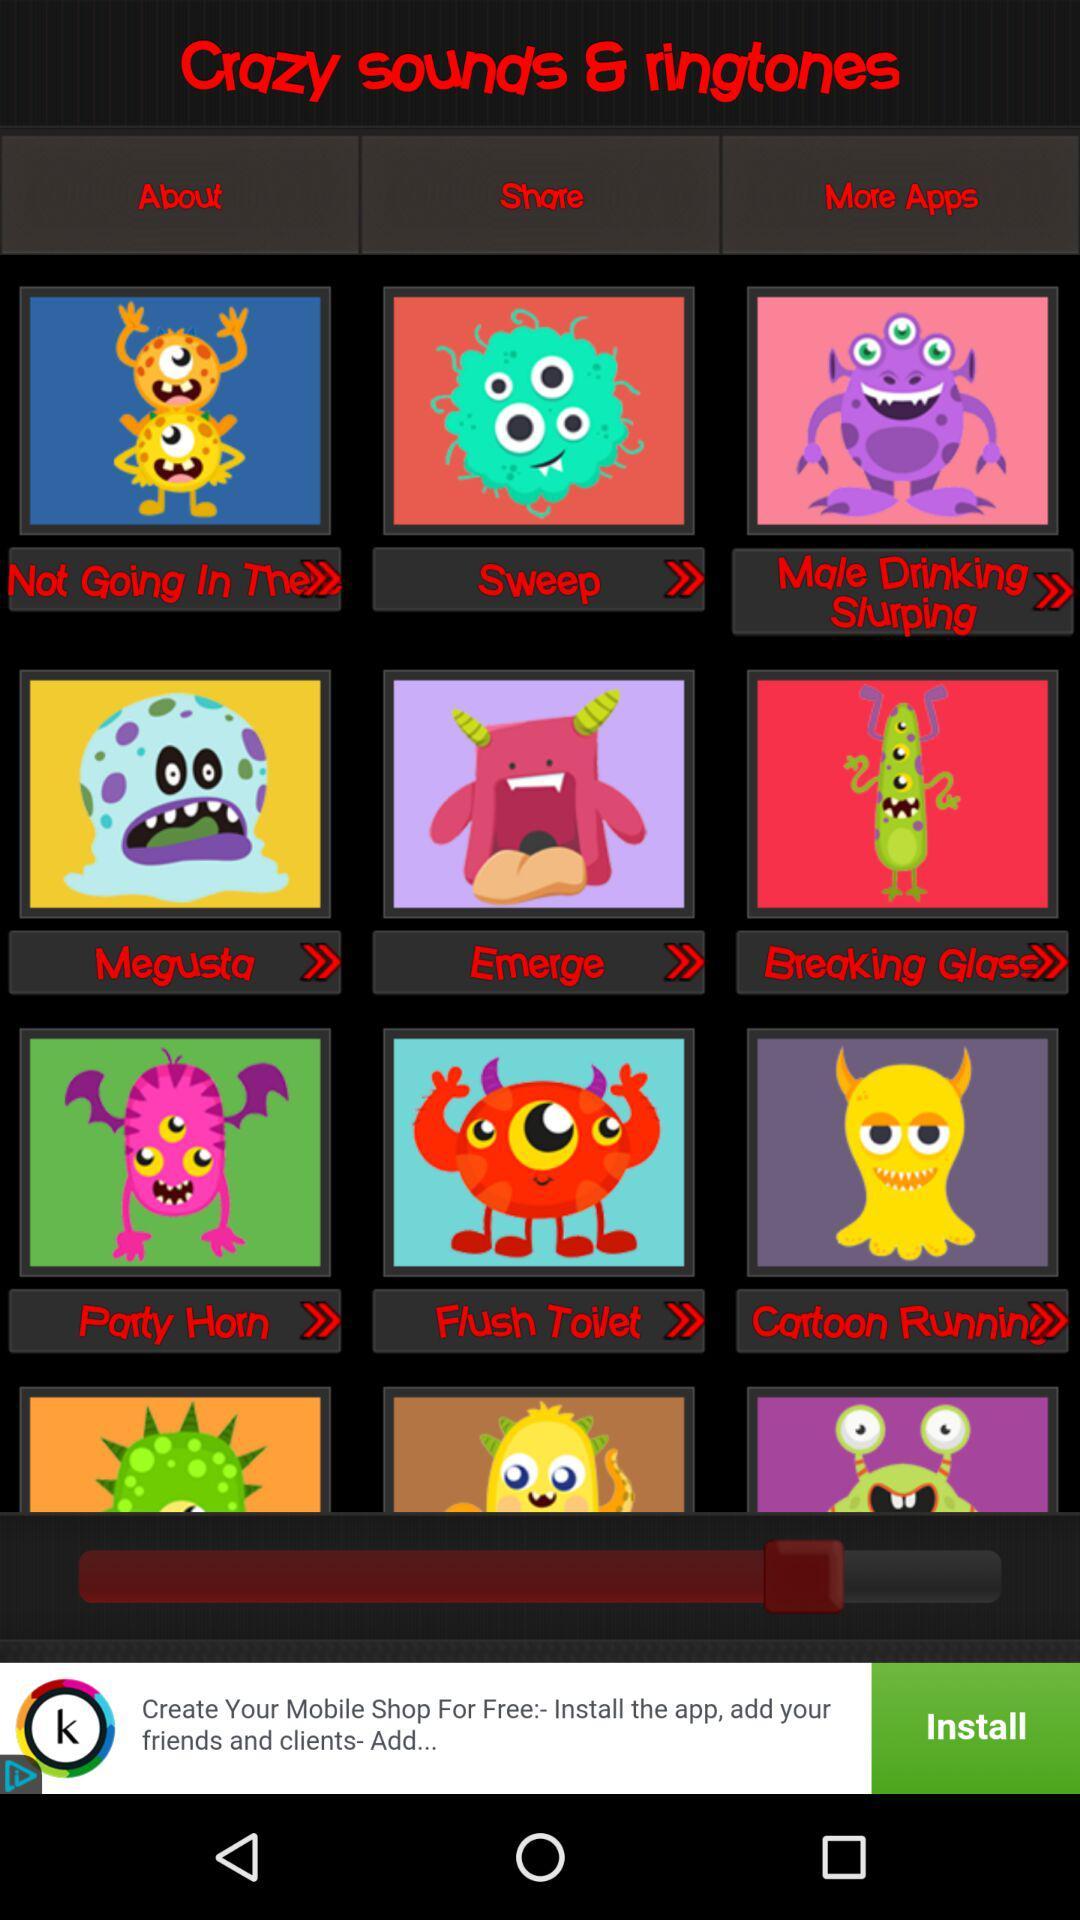  Describe the element at coordinates (682, 1320) in the screenshot. I see `play` at that location.